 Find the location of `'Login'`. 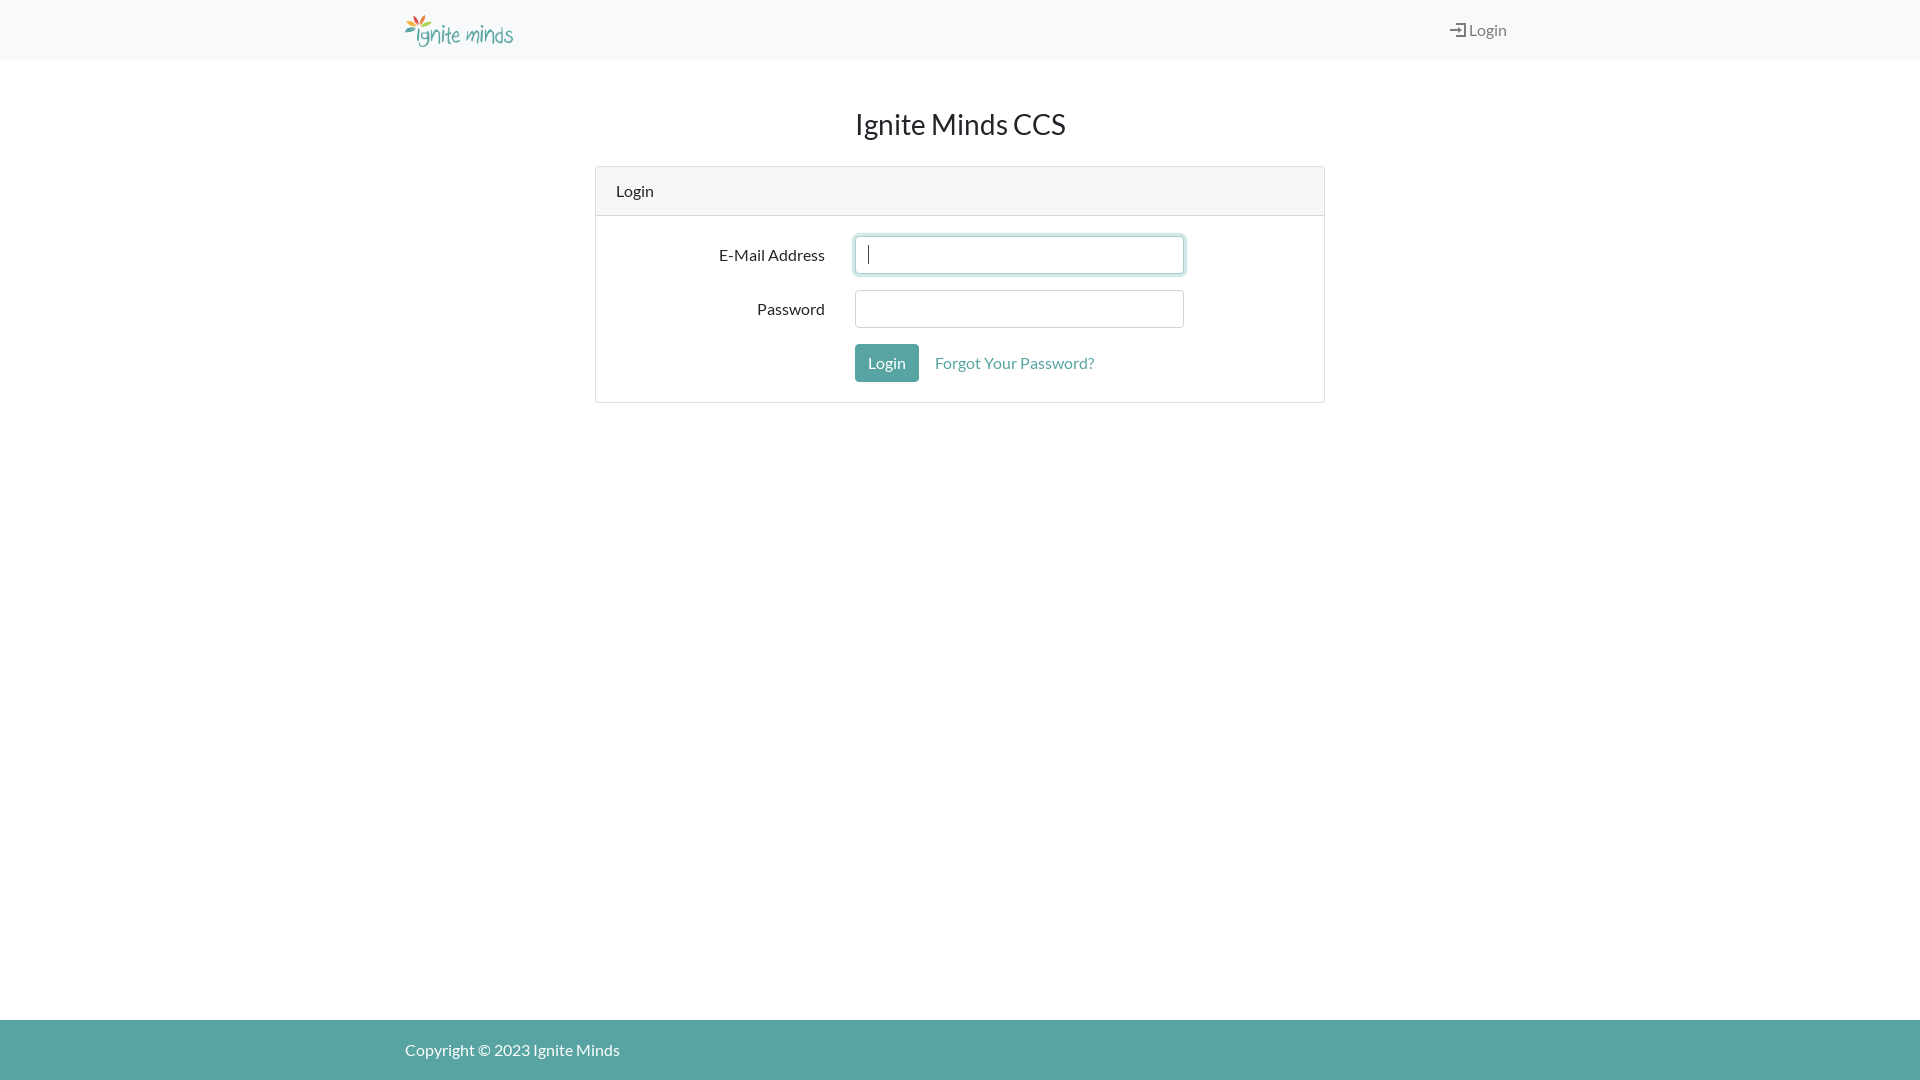

'Login' is located at coordinates (1478, 30).